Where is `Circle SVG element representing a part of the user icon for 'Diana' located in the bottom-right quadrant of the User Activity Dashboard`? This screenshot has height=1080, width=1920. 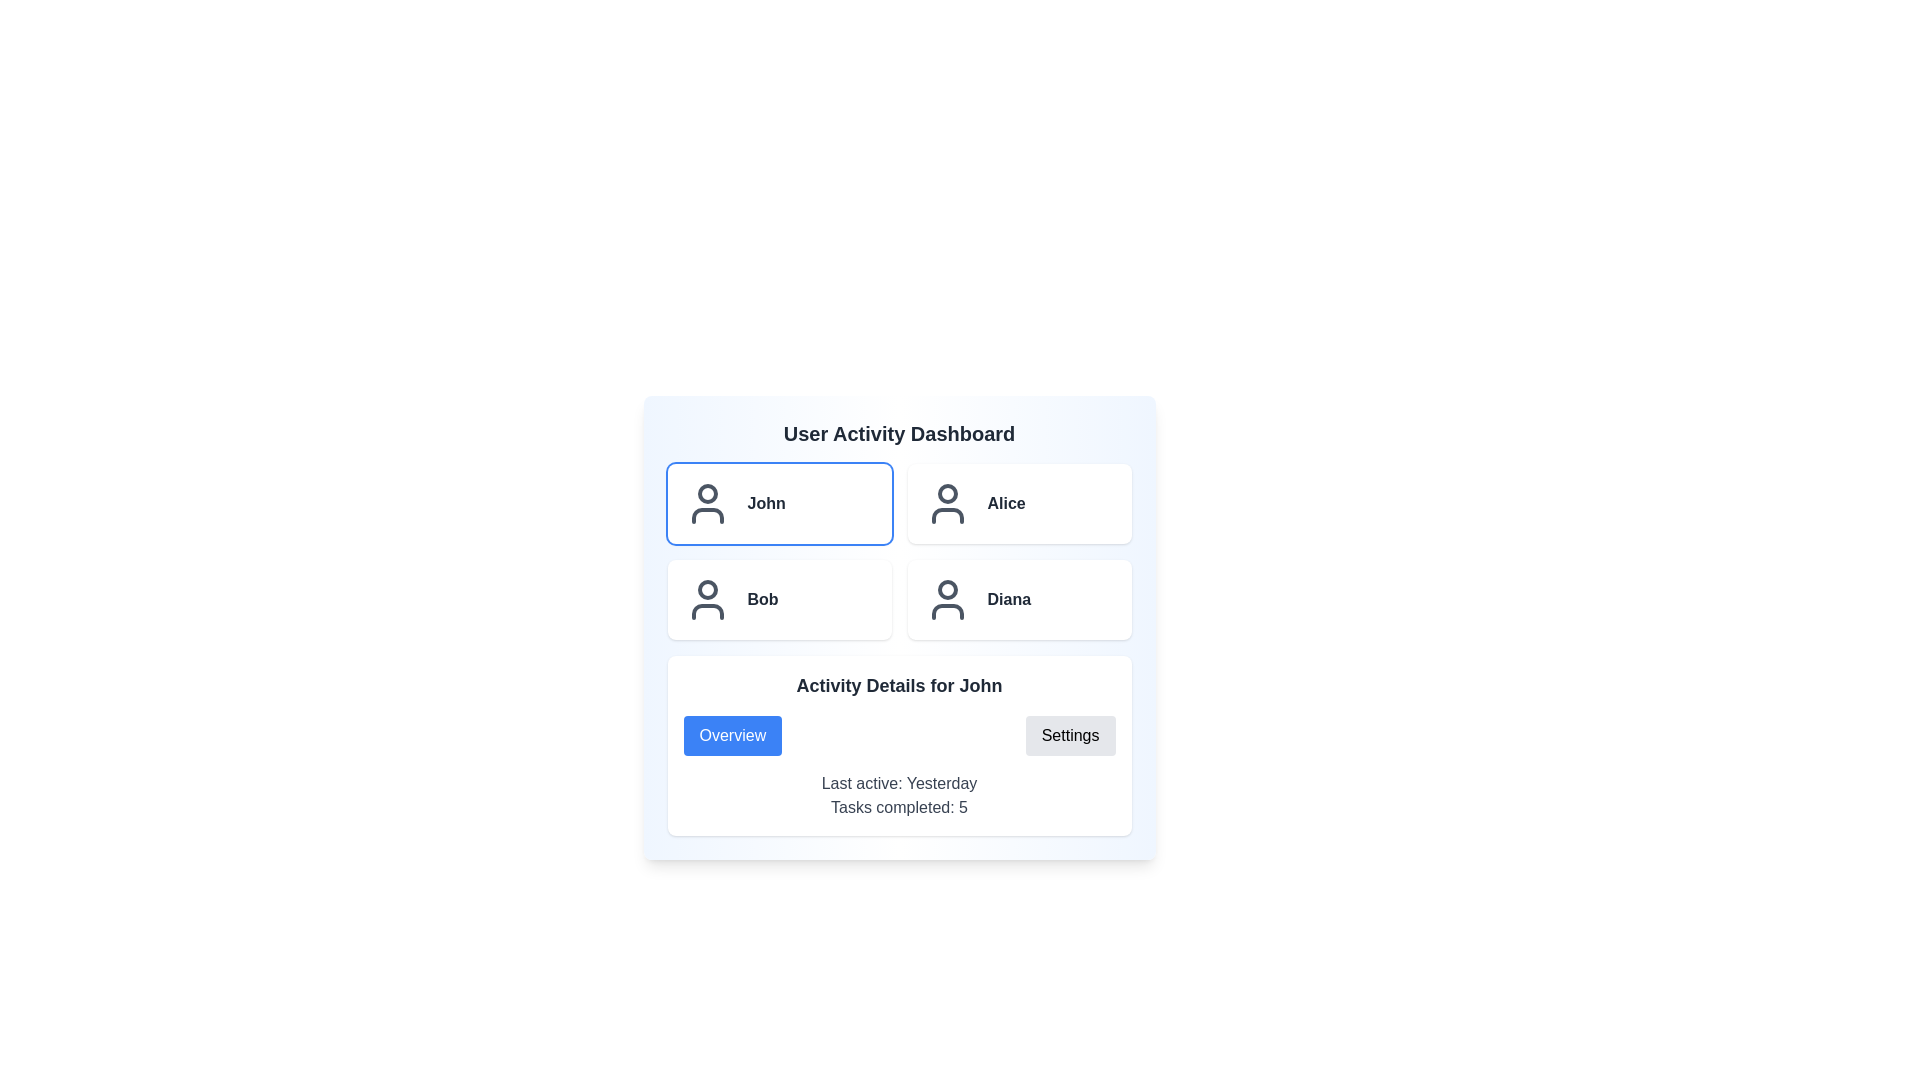
Circle SVG element representing a part of the user icon for 'Diana' located in the bottom-right quadrant of the User Activity Dashboard is located at coordinates (946, 589).